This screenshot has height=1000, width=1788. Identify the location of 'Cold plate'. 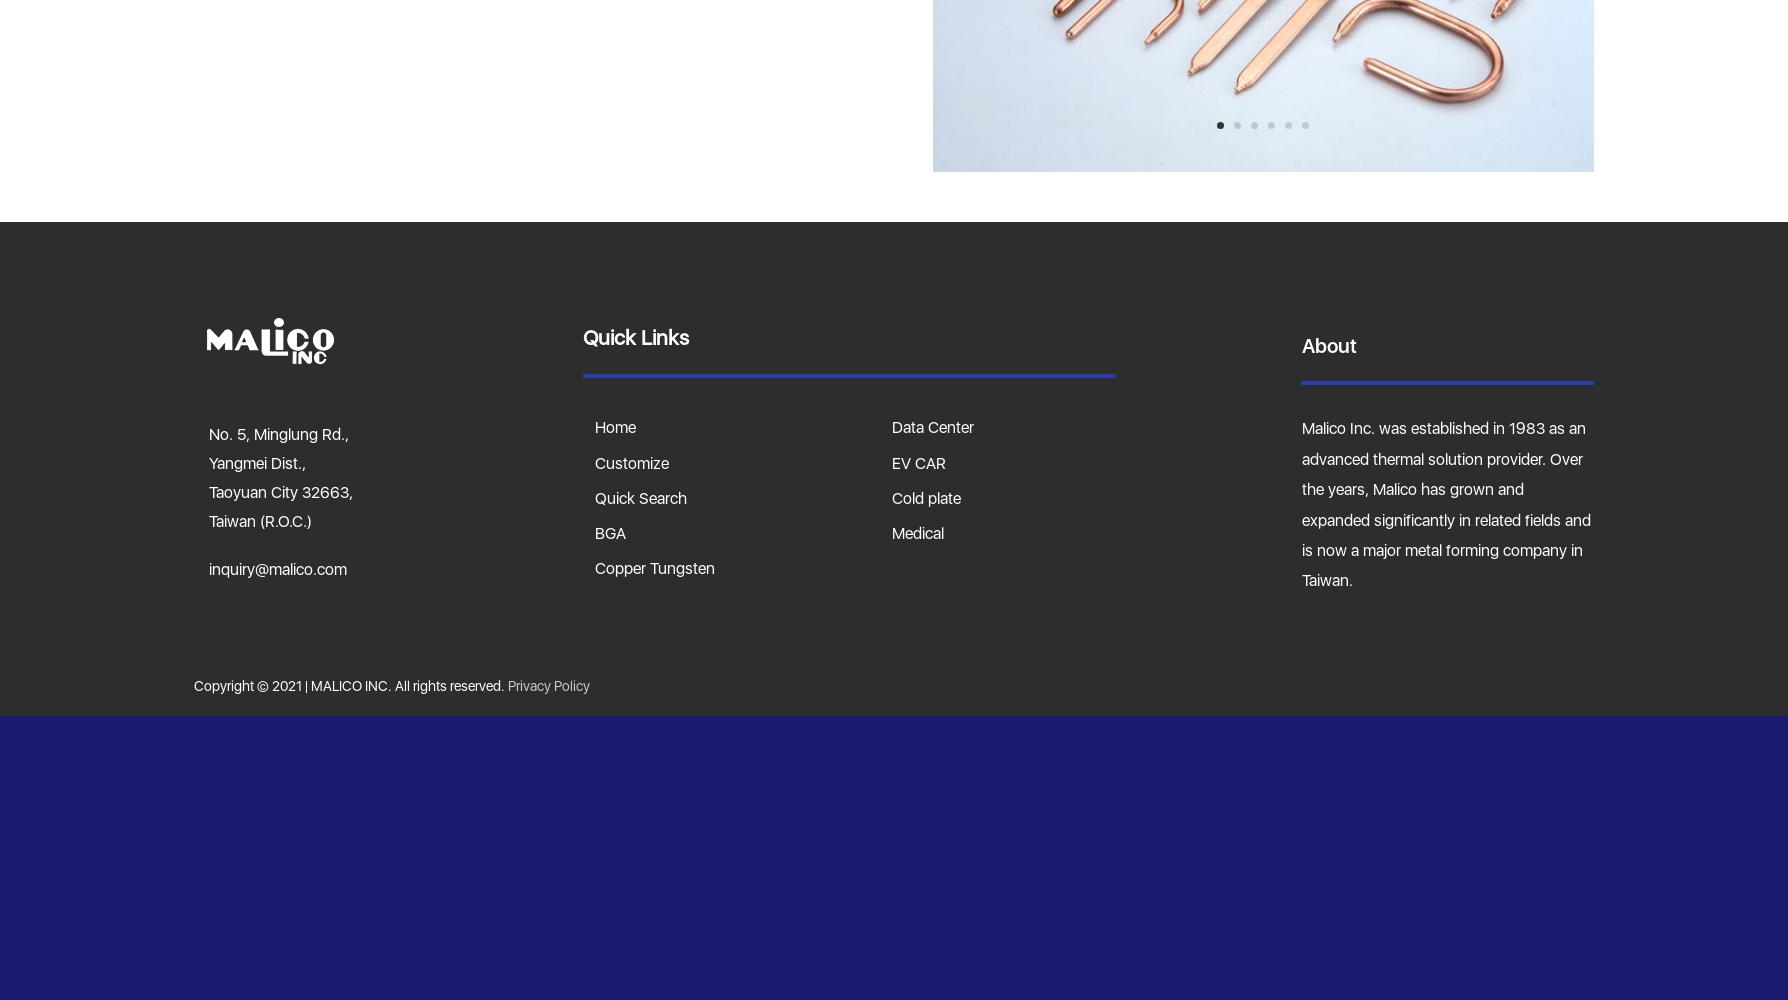
(926, 496).